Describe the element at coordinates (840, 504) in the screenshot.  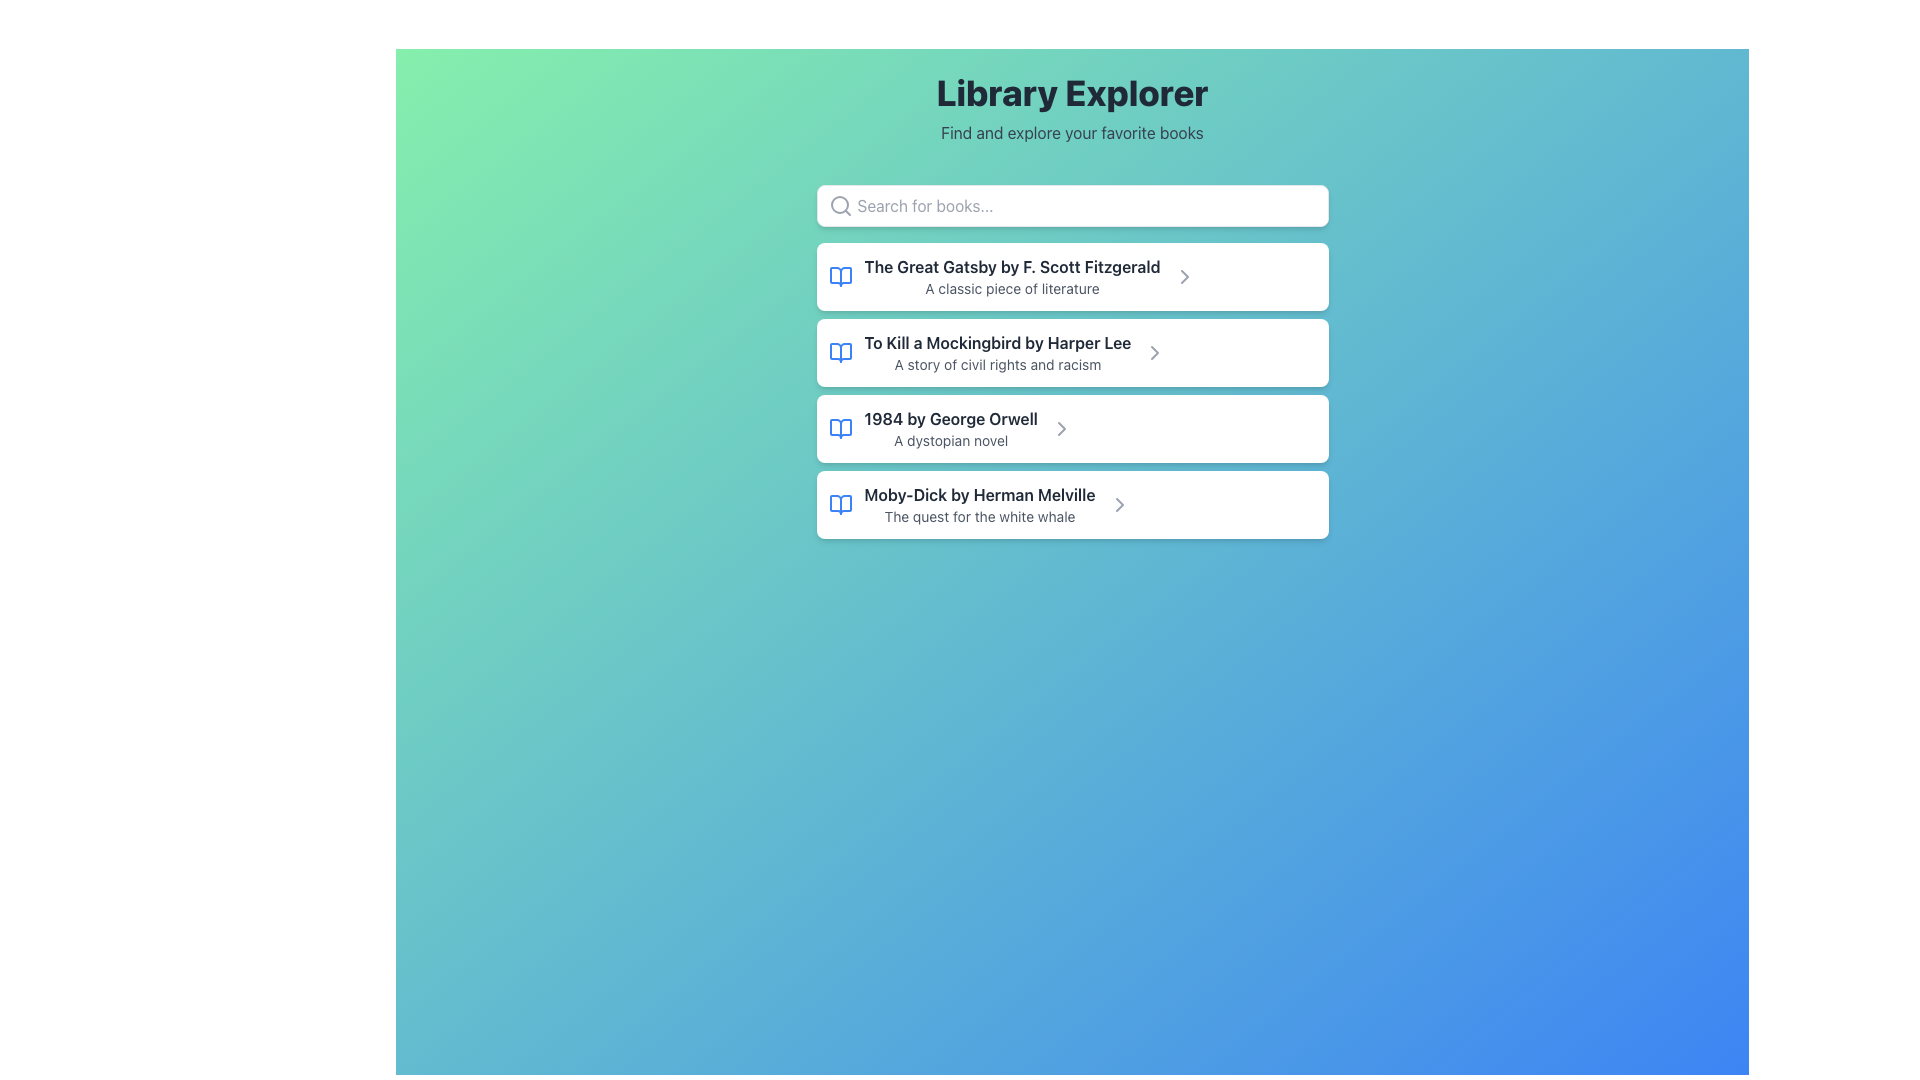
I see `the open book icon styled in blue, located to the left of the text 'Moby-Dick by Herman Melville' within the card` at that location.